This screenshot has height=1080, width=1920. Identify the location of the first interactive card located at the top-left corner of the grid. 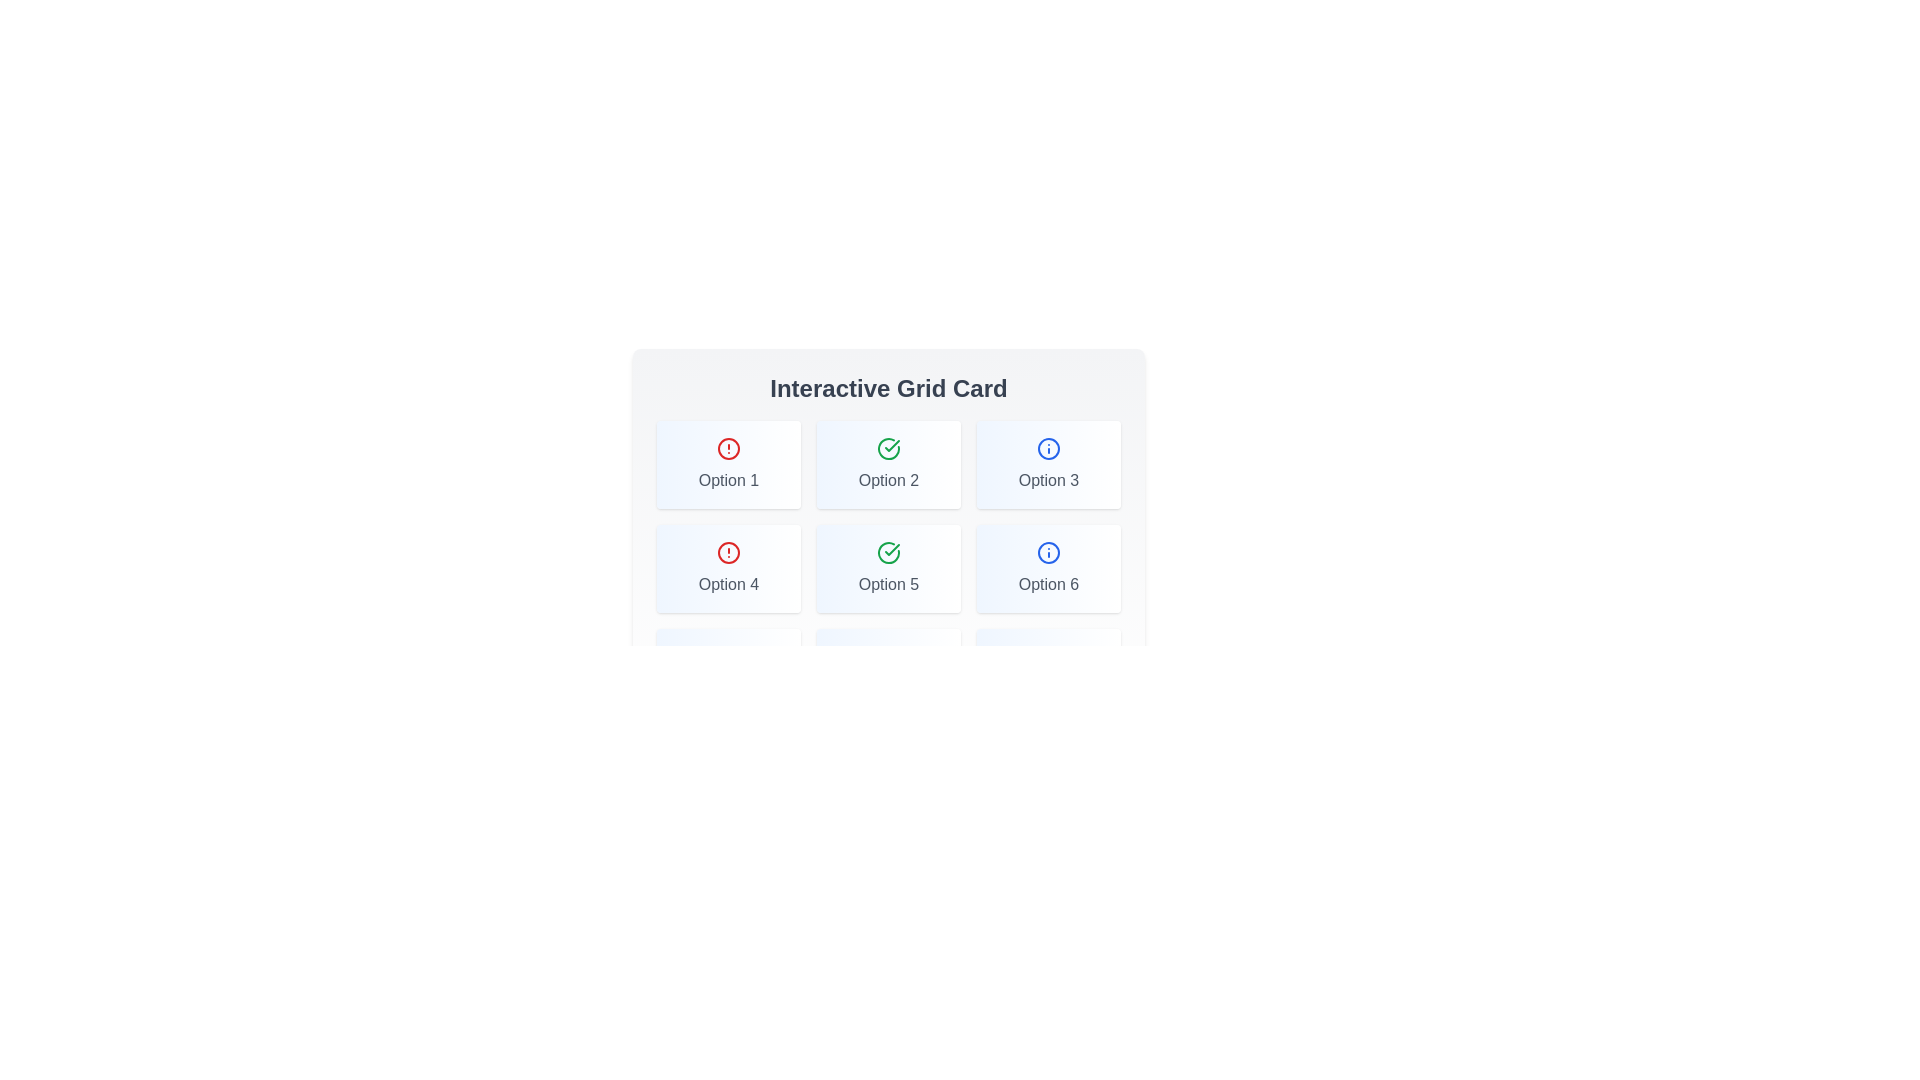
(728, 465).